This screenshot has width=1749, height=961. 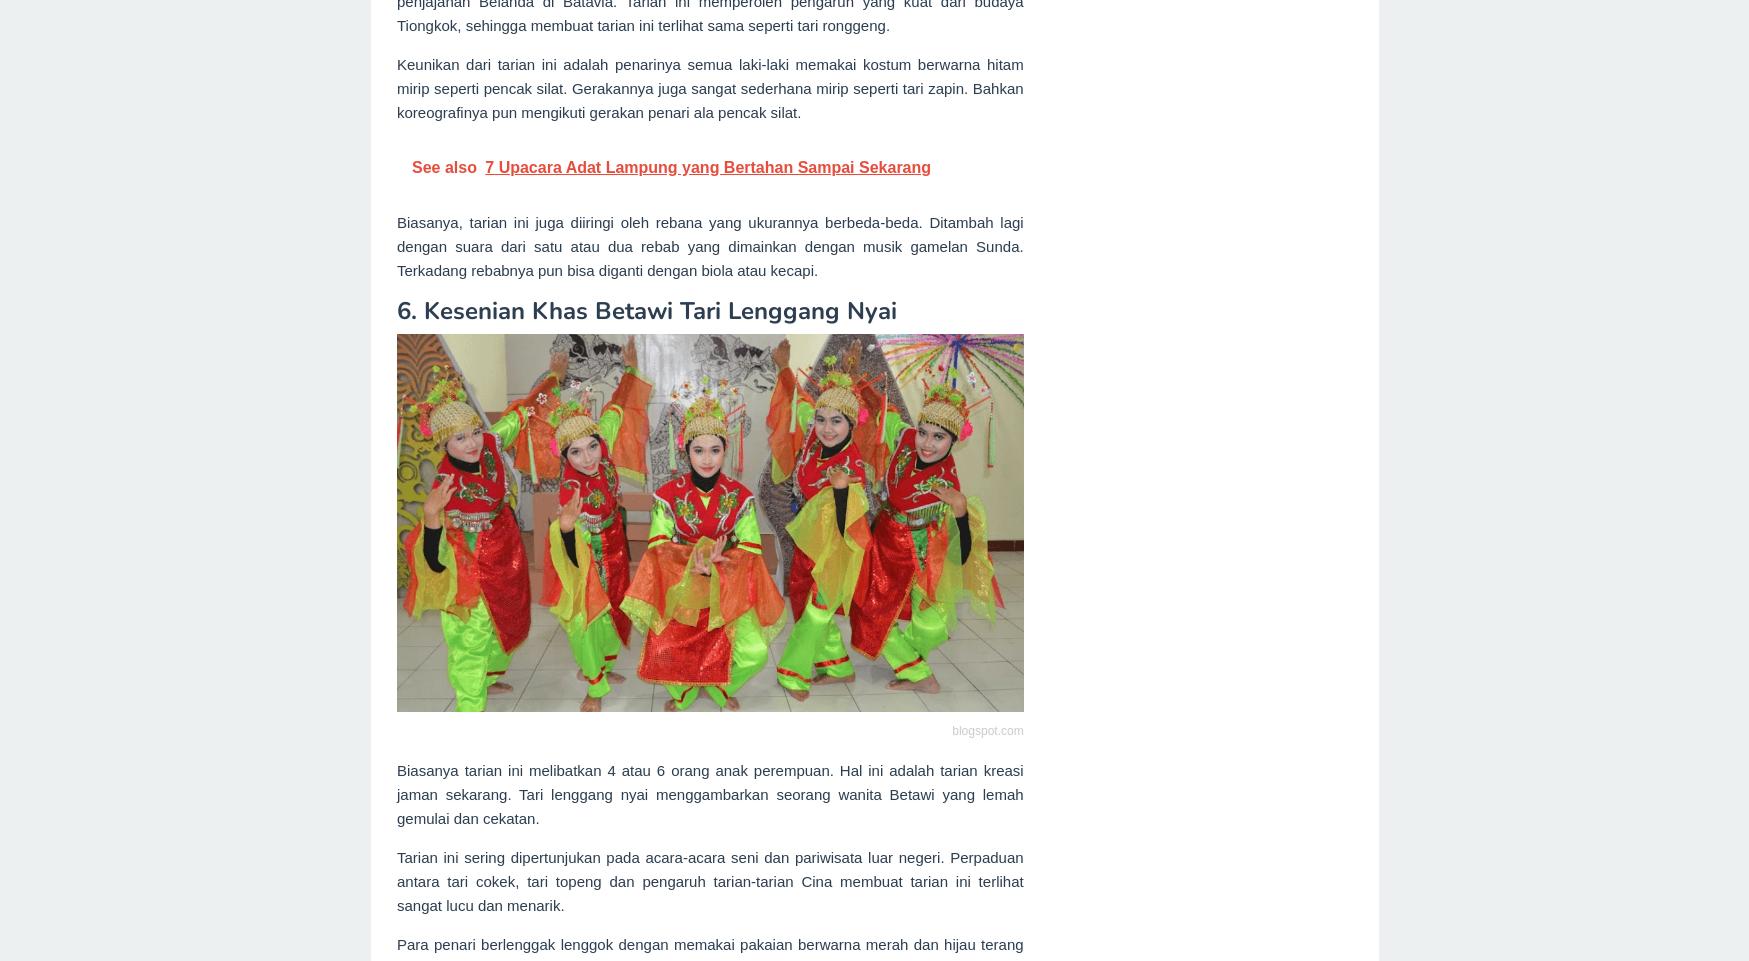 I want to click on 'Biasanya tarian ini melibatkan 4 atau 6 orang anak perempuan. Hal ini adalah tarian kreasi jaman sekarang. Tari lenggang nyai menggambarkan seorang wanita Betawi yang lemah gemulai dan cekatan.', so click(x=708, y=793).